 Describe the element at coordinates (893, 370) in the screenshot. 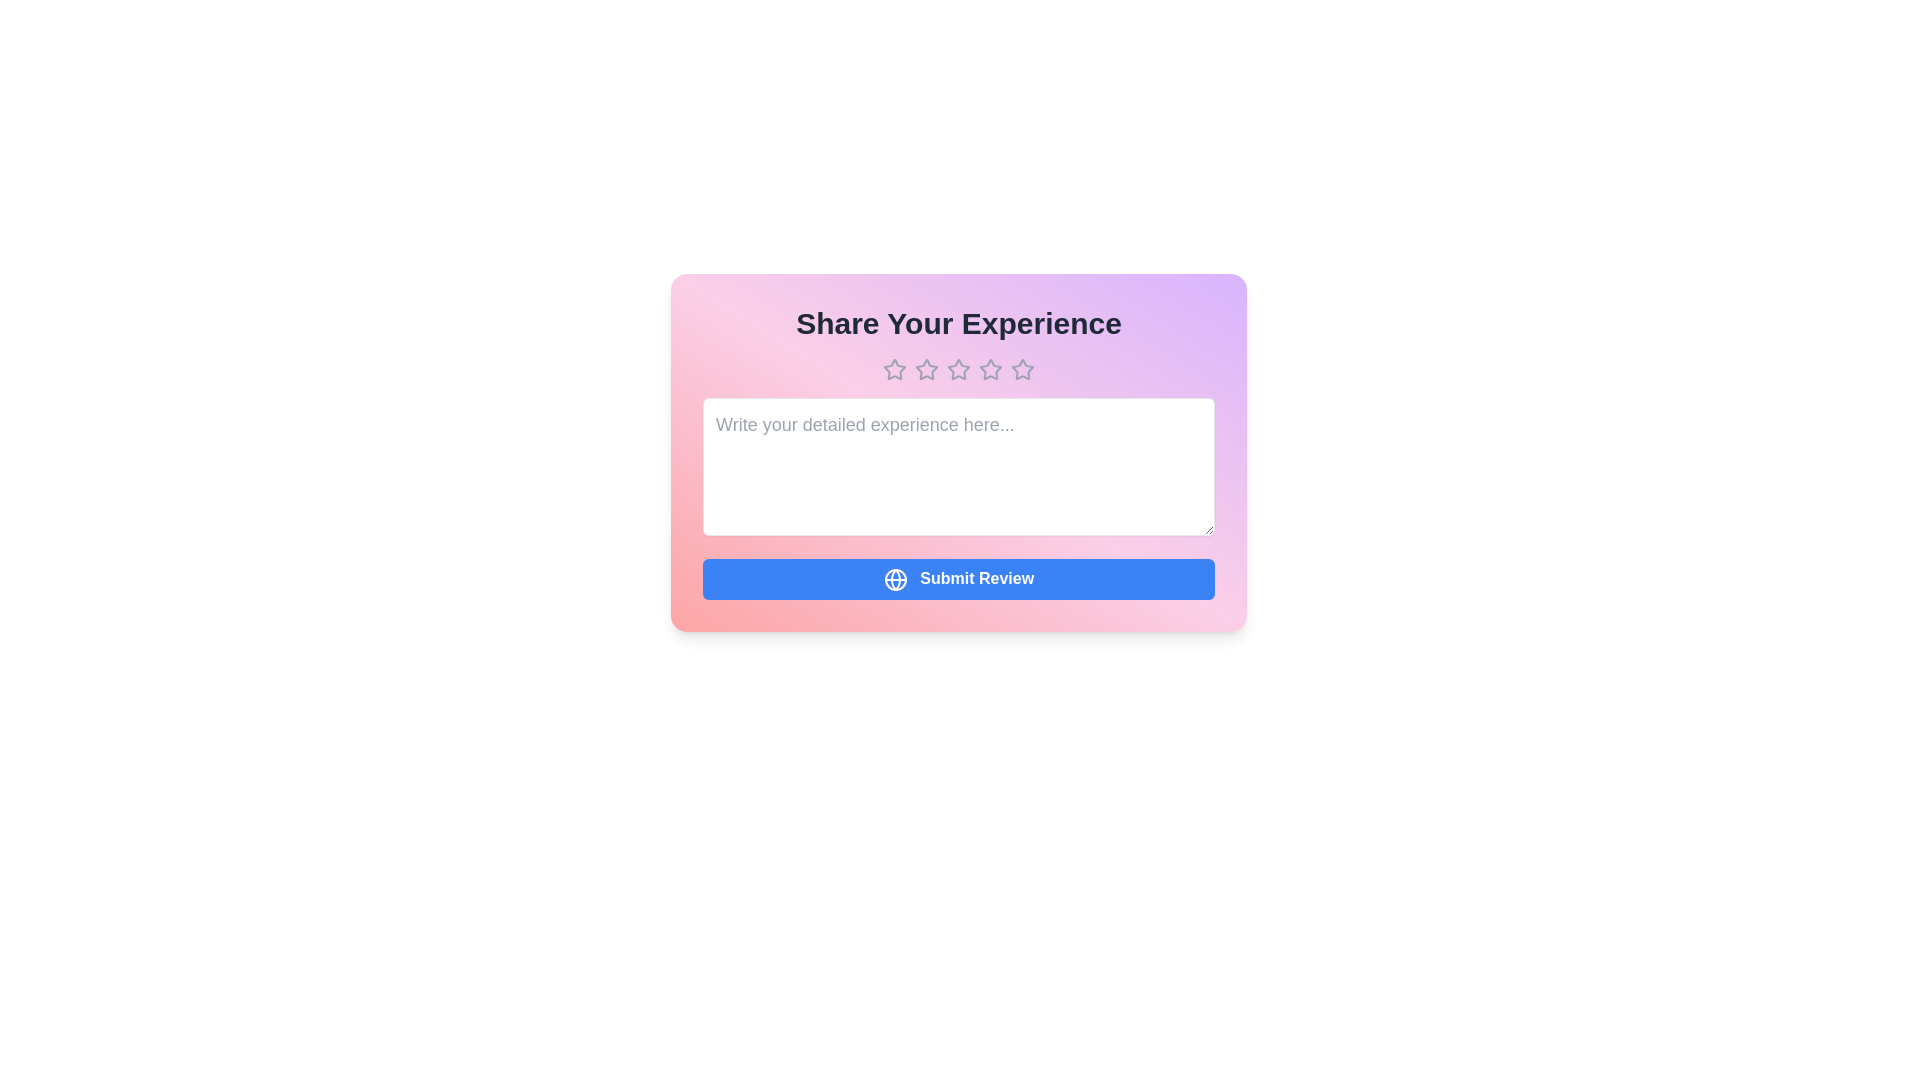

I see `the star corresponding to 1 stars to preview the rating` at that location.